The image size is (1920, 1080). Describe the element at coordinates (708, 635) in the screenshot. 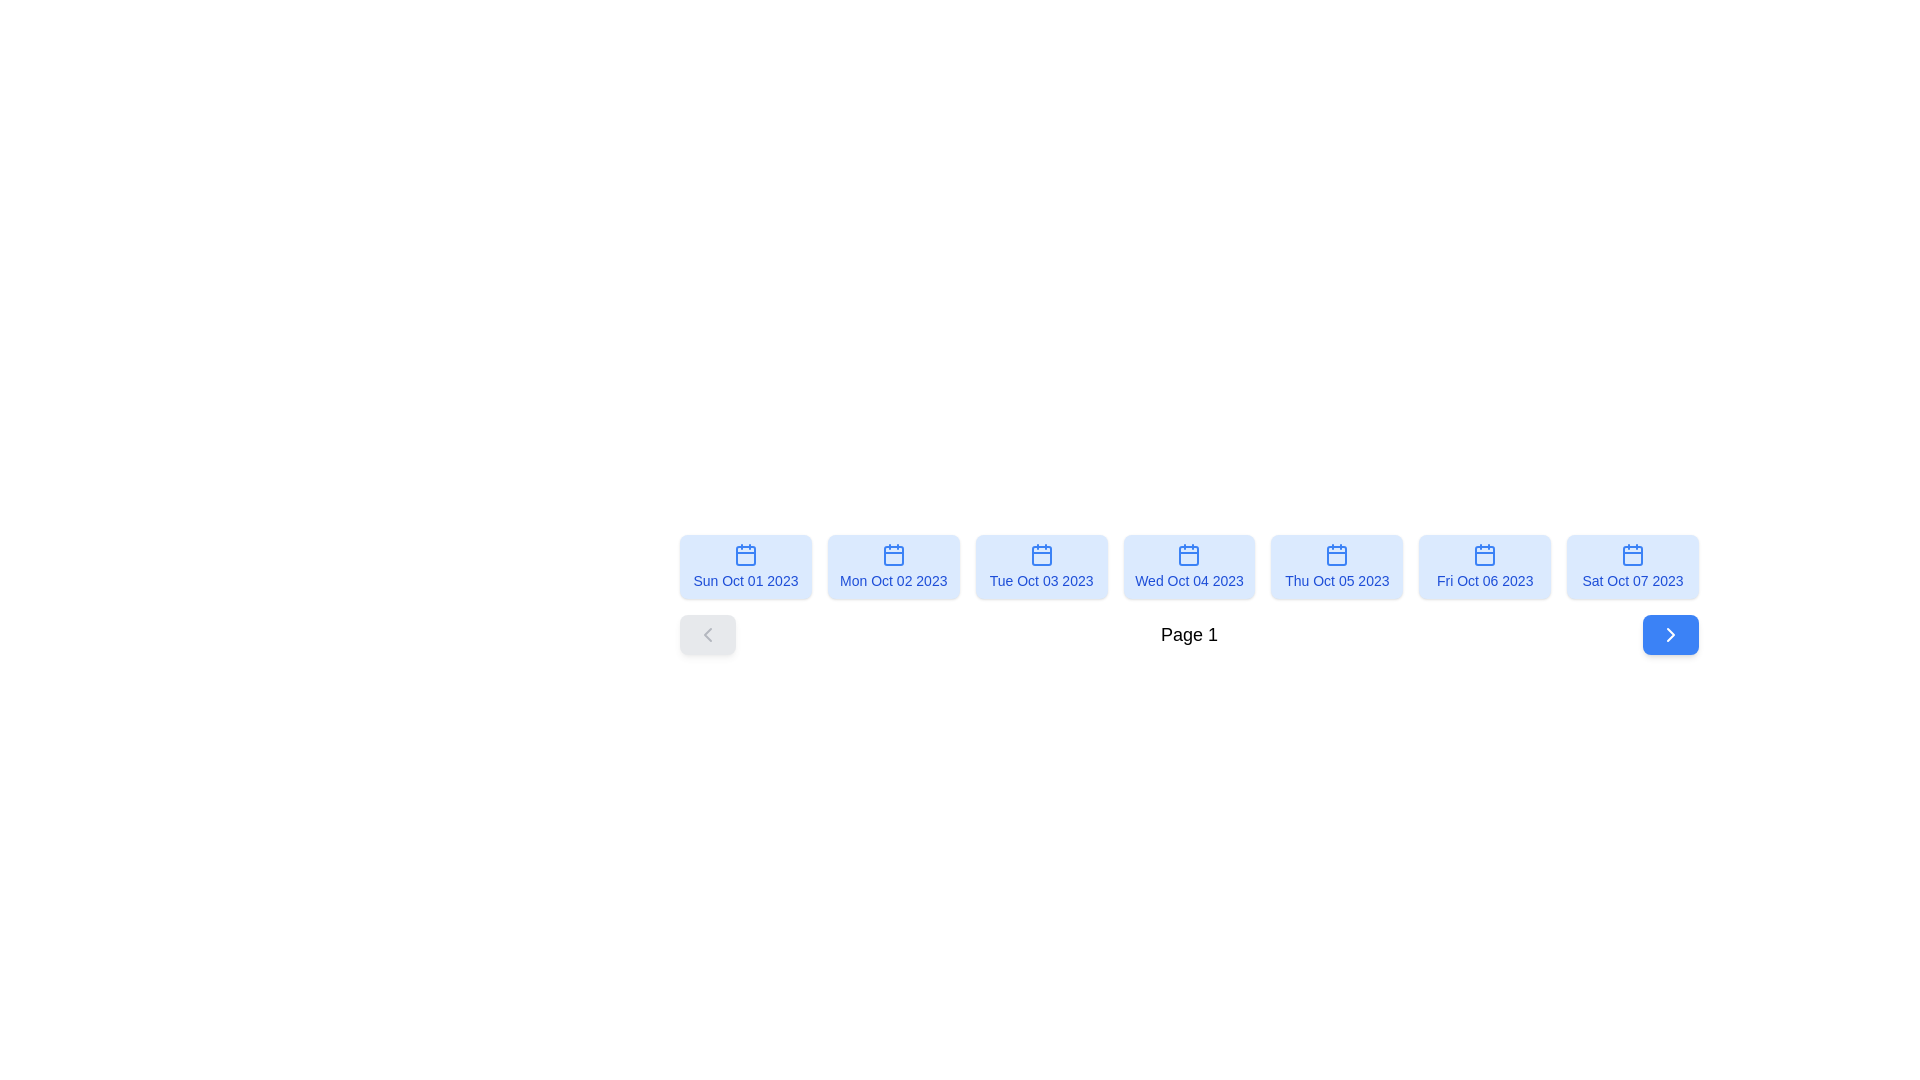

I see `the navigation arrow SVG icon located at the far left of the interface, adjacent to date-based buttons` at that location.